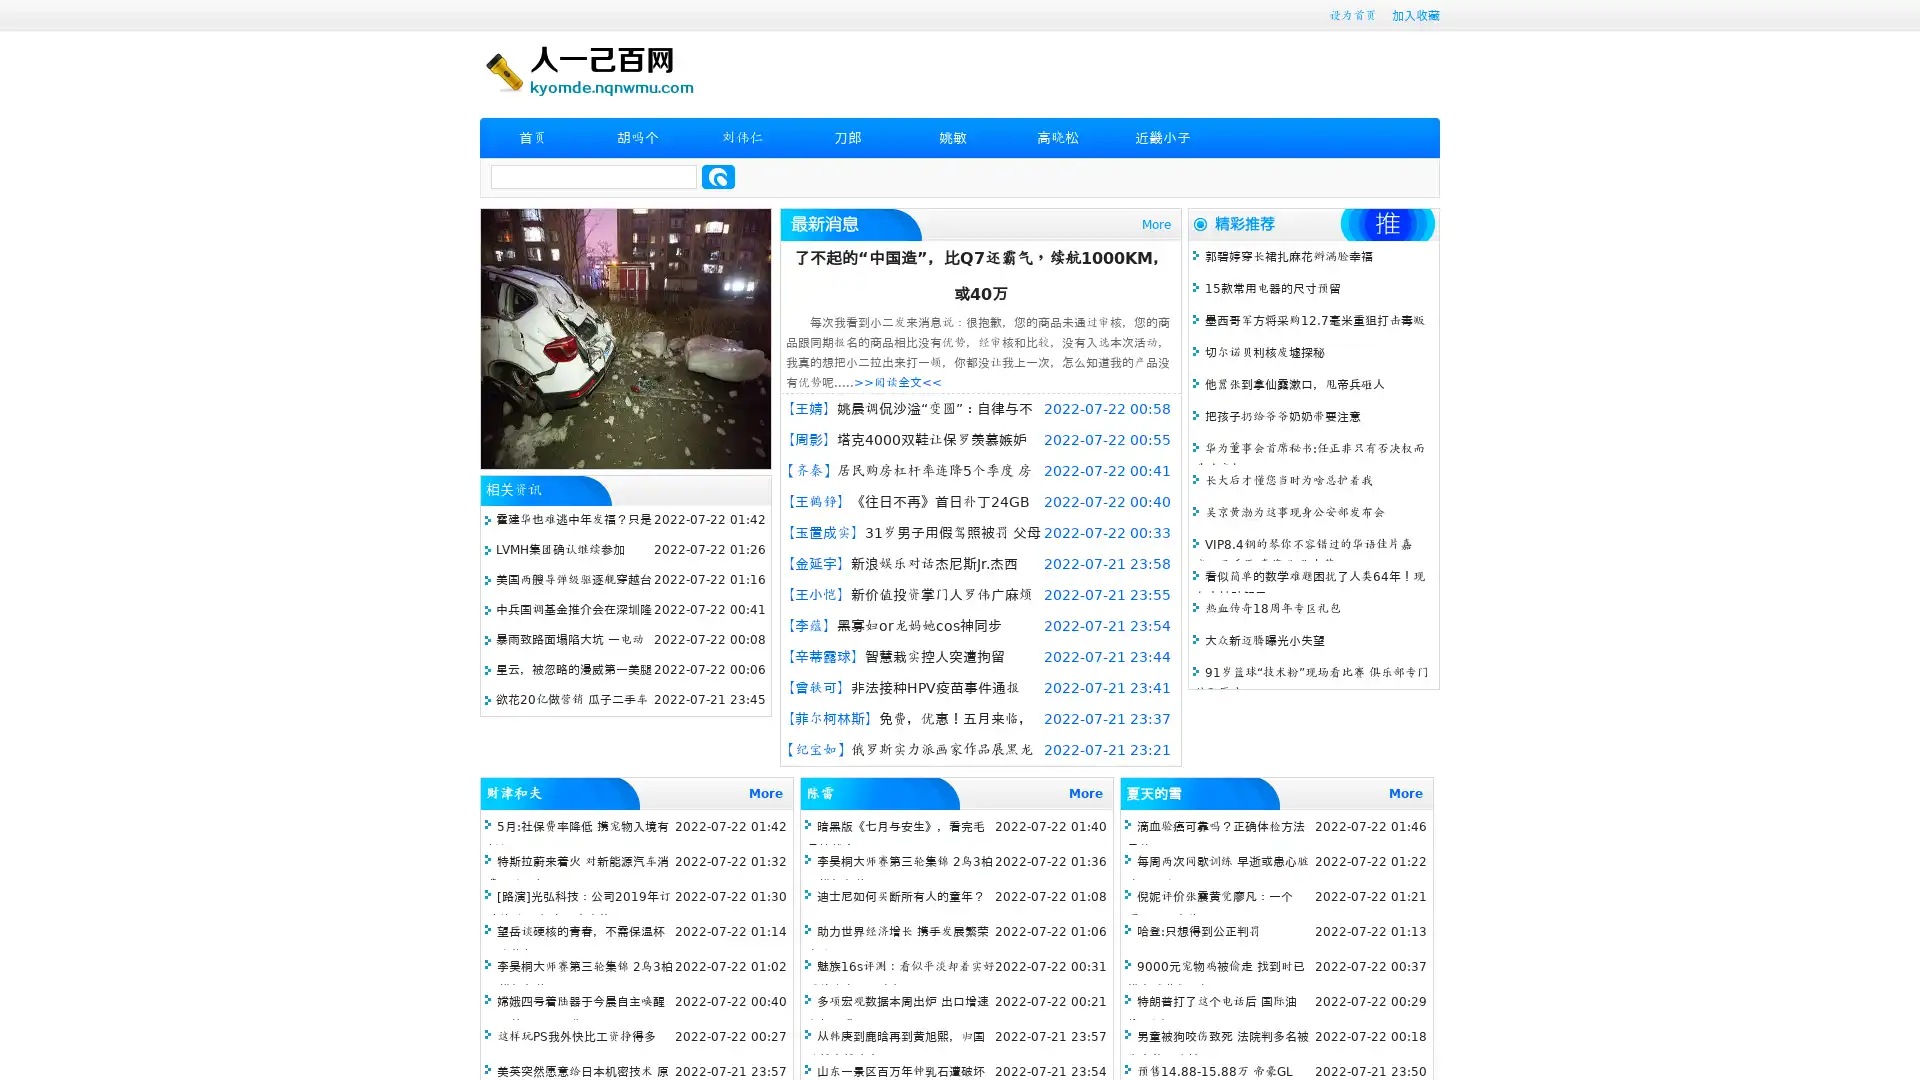  I want to click on Search, so click(718, 176).